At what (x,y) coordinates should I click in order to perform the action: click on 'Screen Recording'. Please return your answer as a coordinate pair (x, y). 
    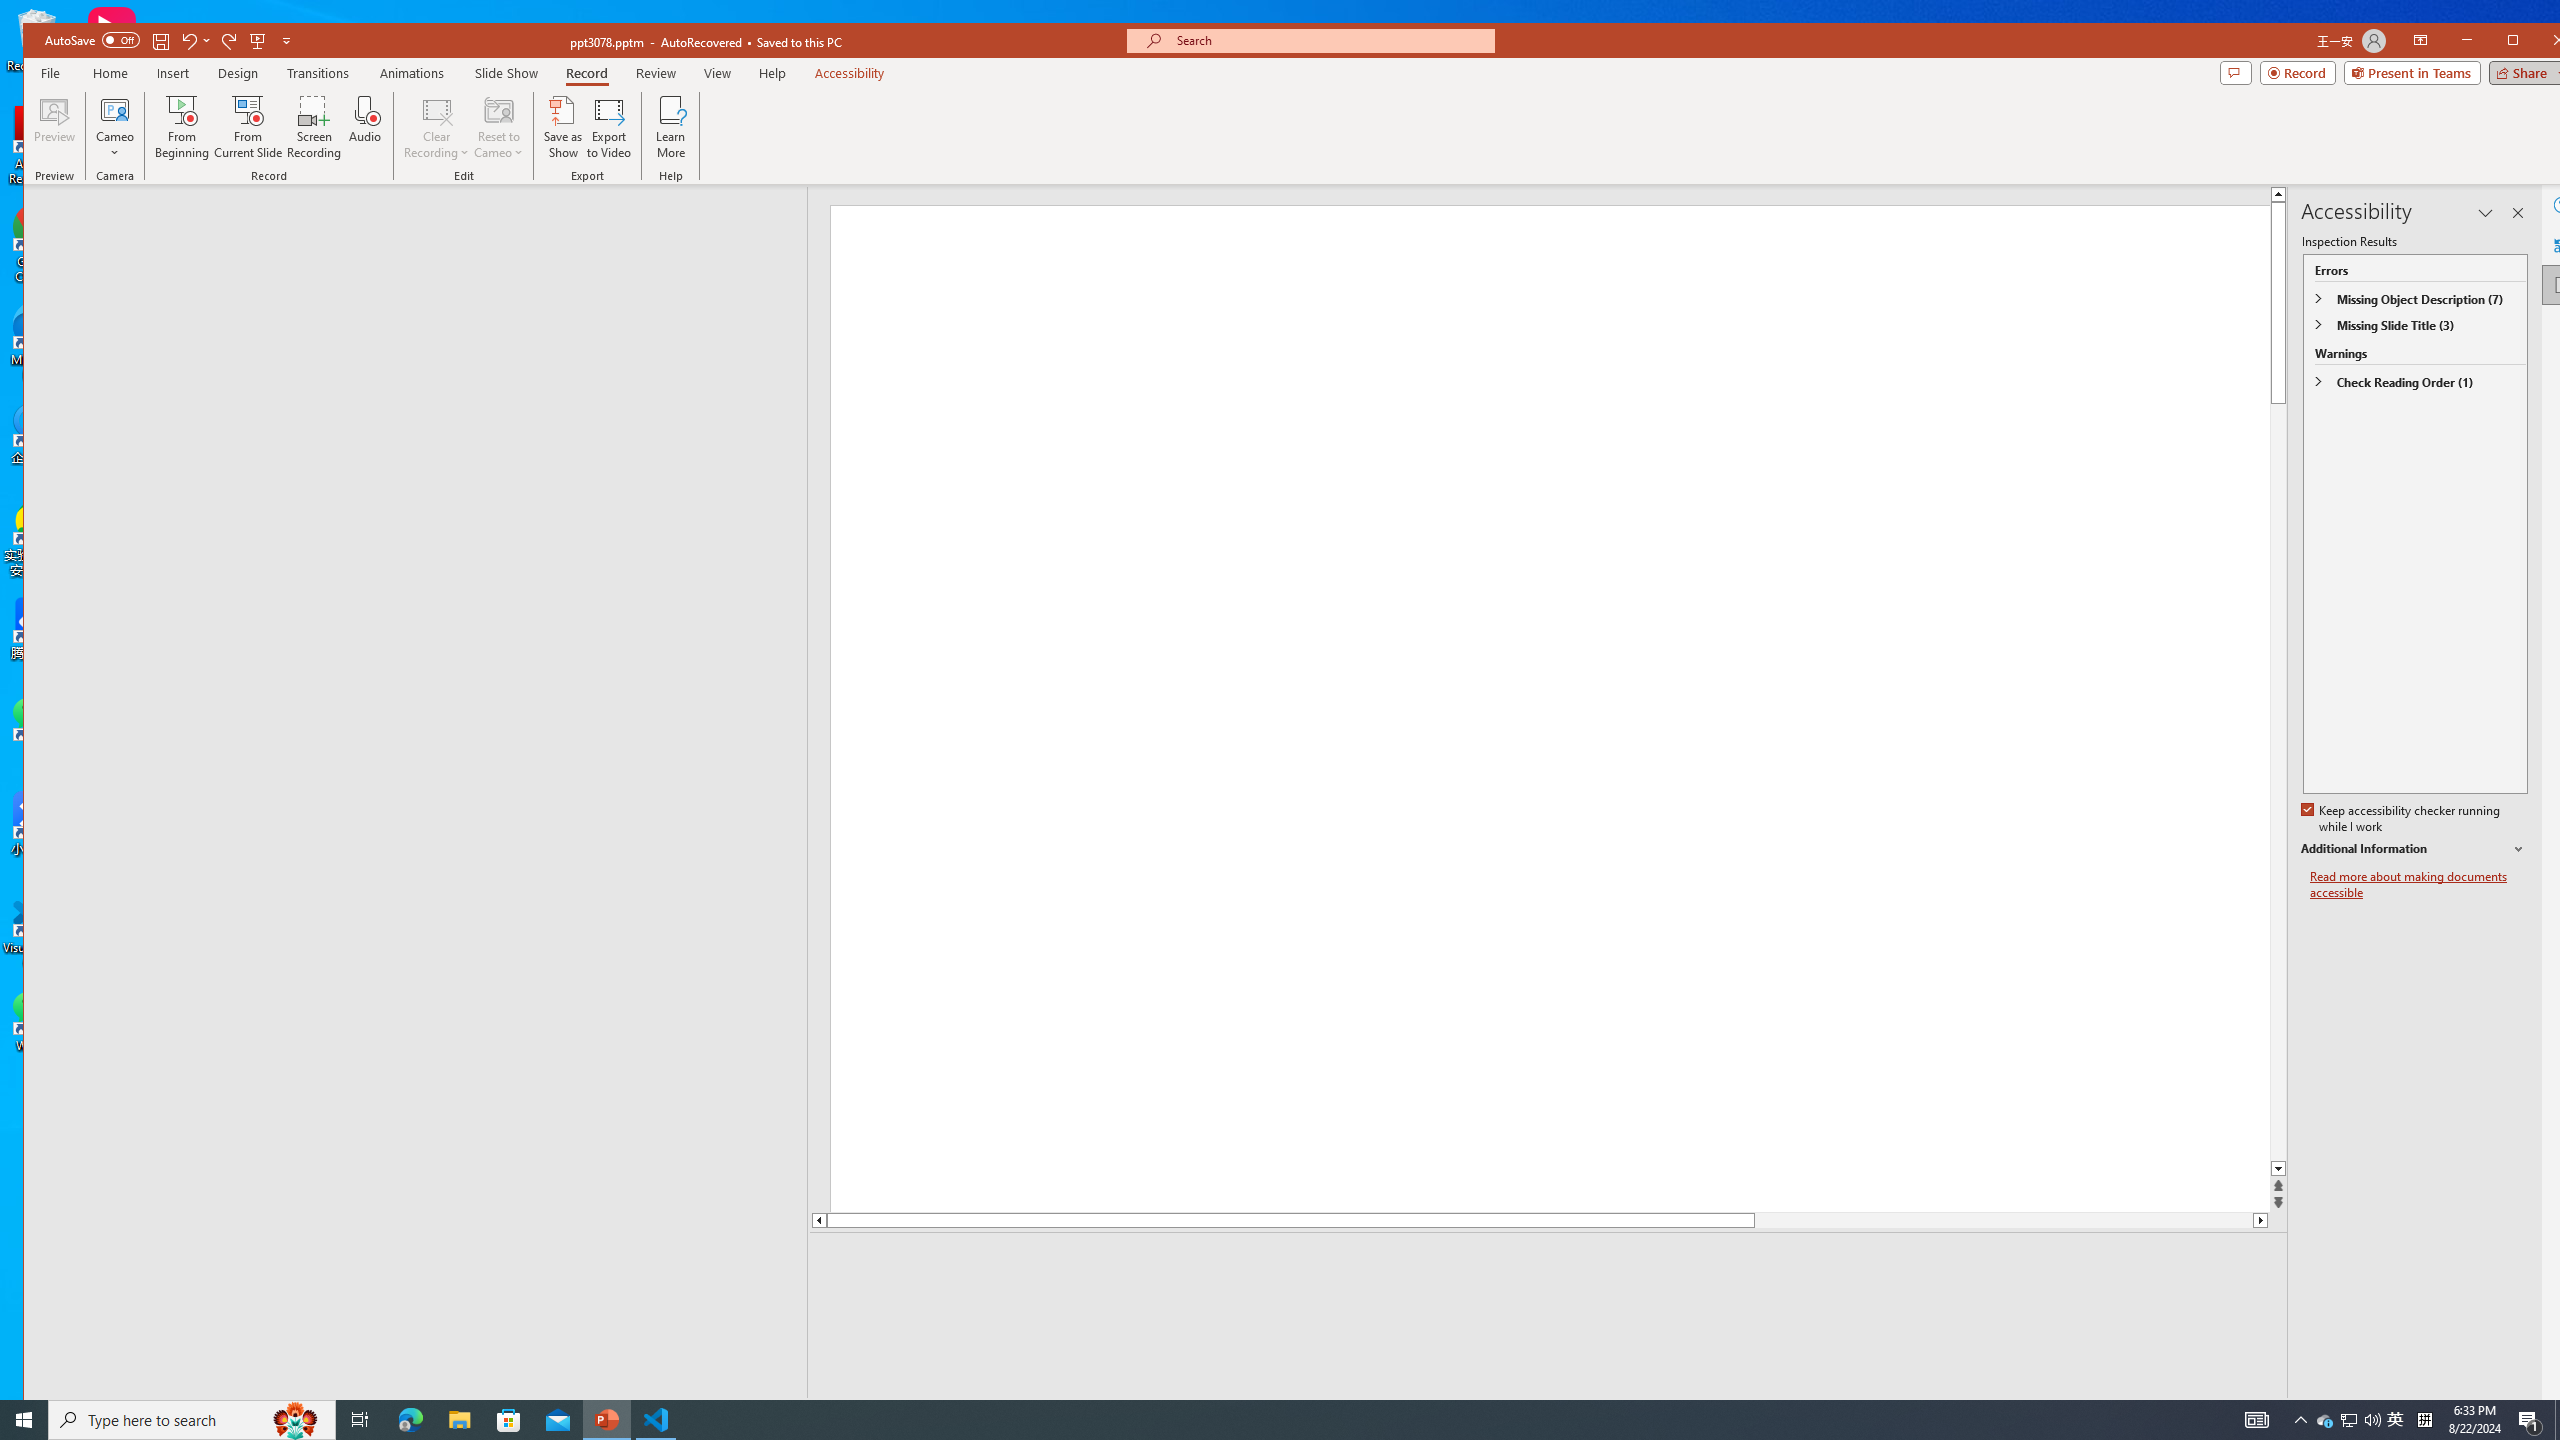
    Looking at the image, I should click on (313, 126).